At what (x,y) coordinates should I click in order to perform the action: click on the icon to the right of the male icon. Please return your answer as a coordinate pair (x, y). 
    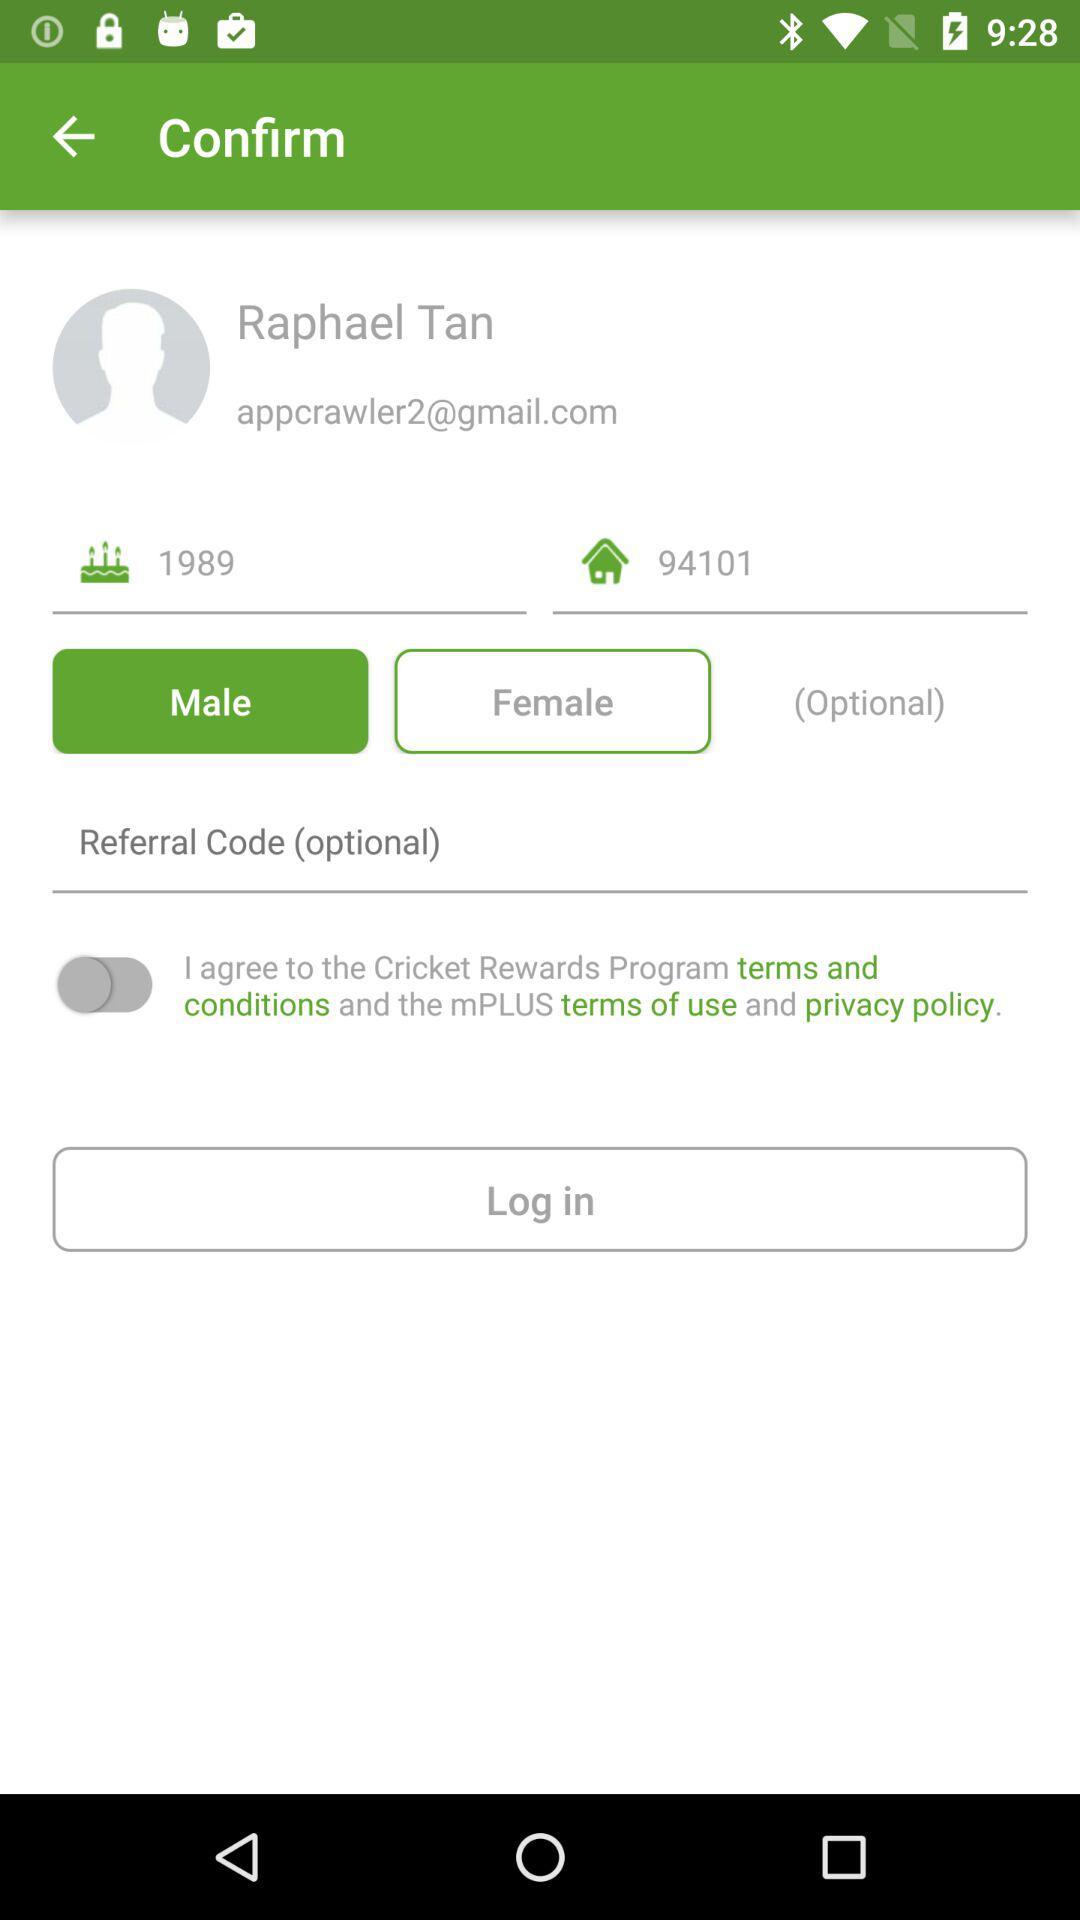
    Looking at the image, I should click on (552, 701).